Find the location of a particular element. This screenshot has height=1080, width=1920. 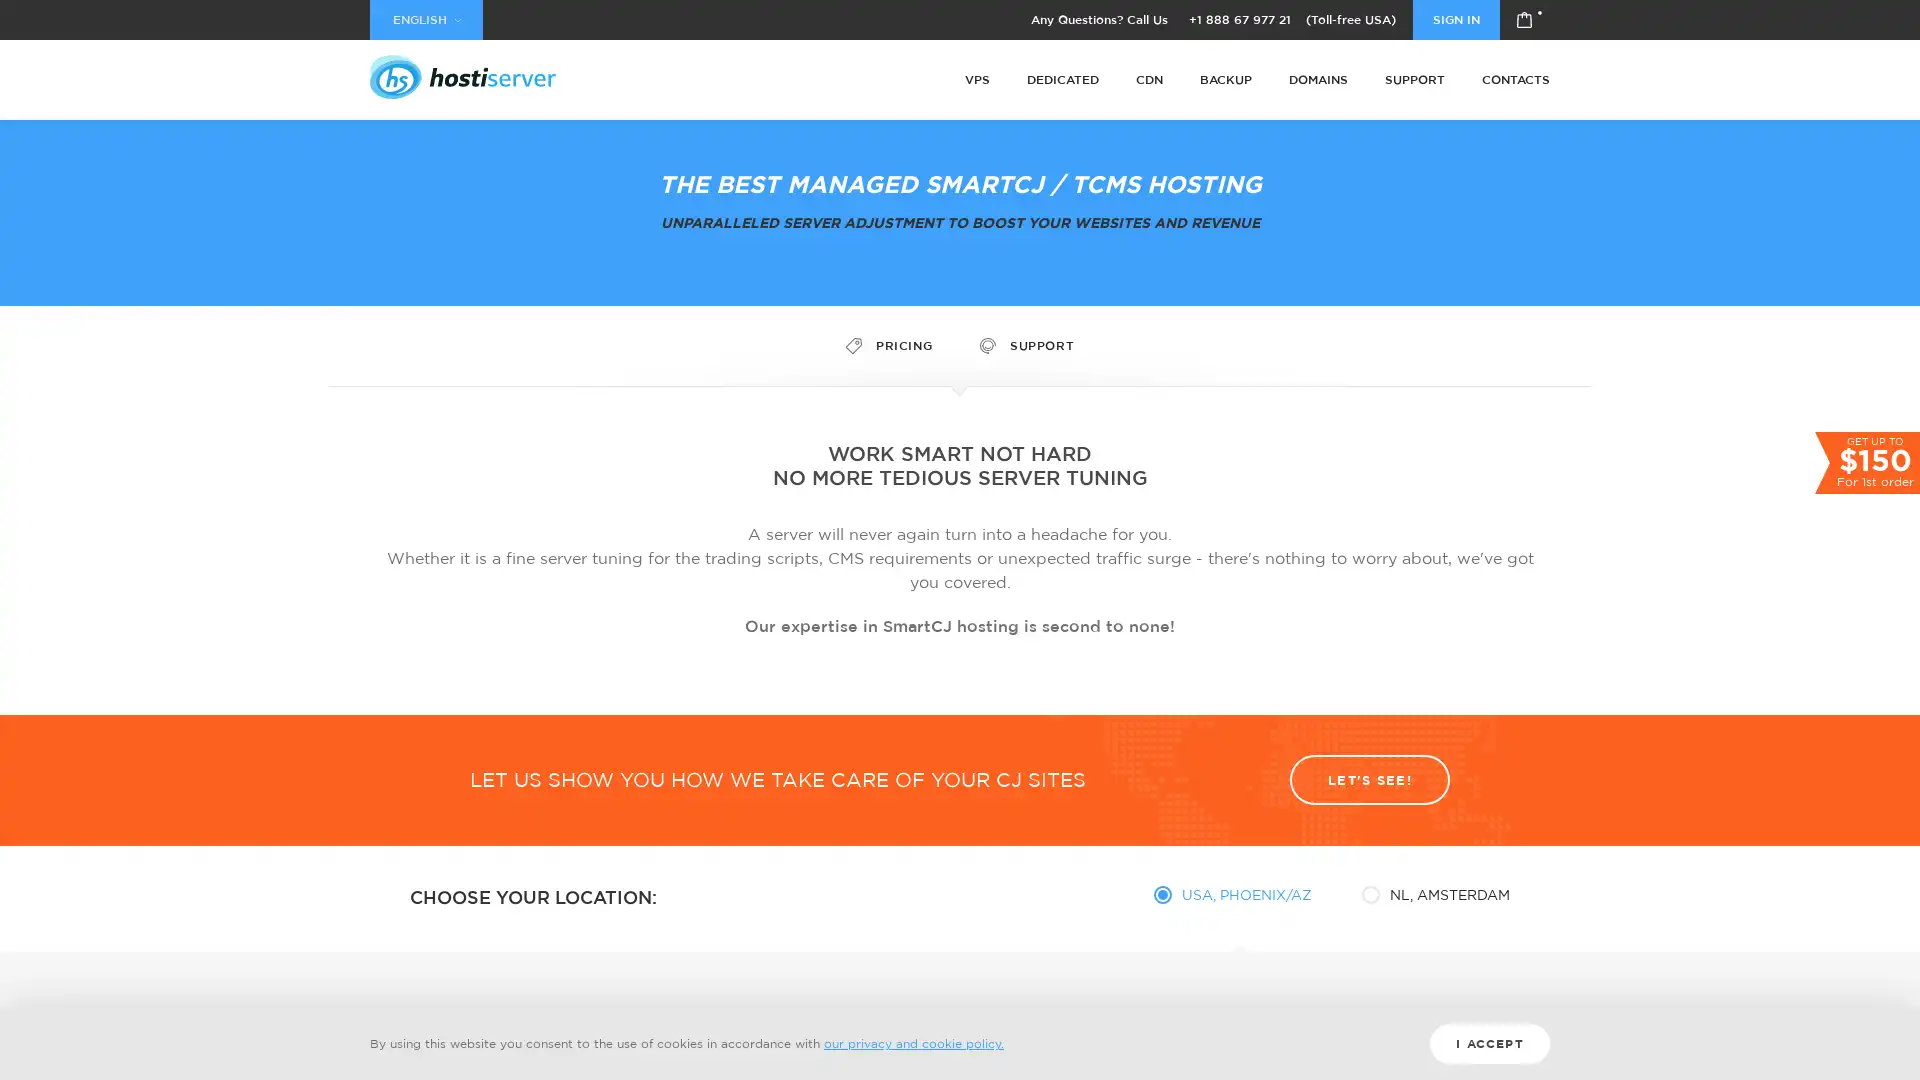

I ACCEPT is located at coordinates (1489, 1043).